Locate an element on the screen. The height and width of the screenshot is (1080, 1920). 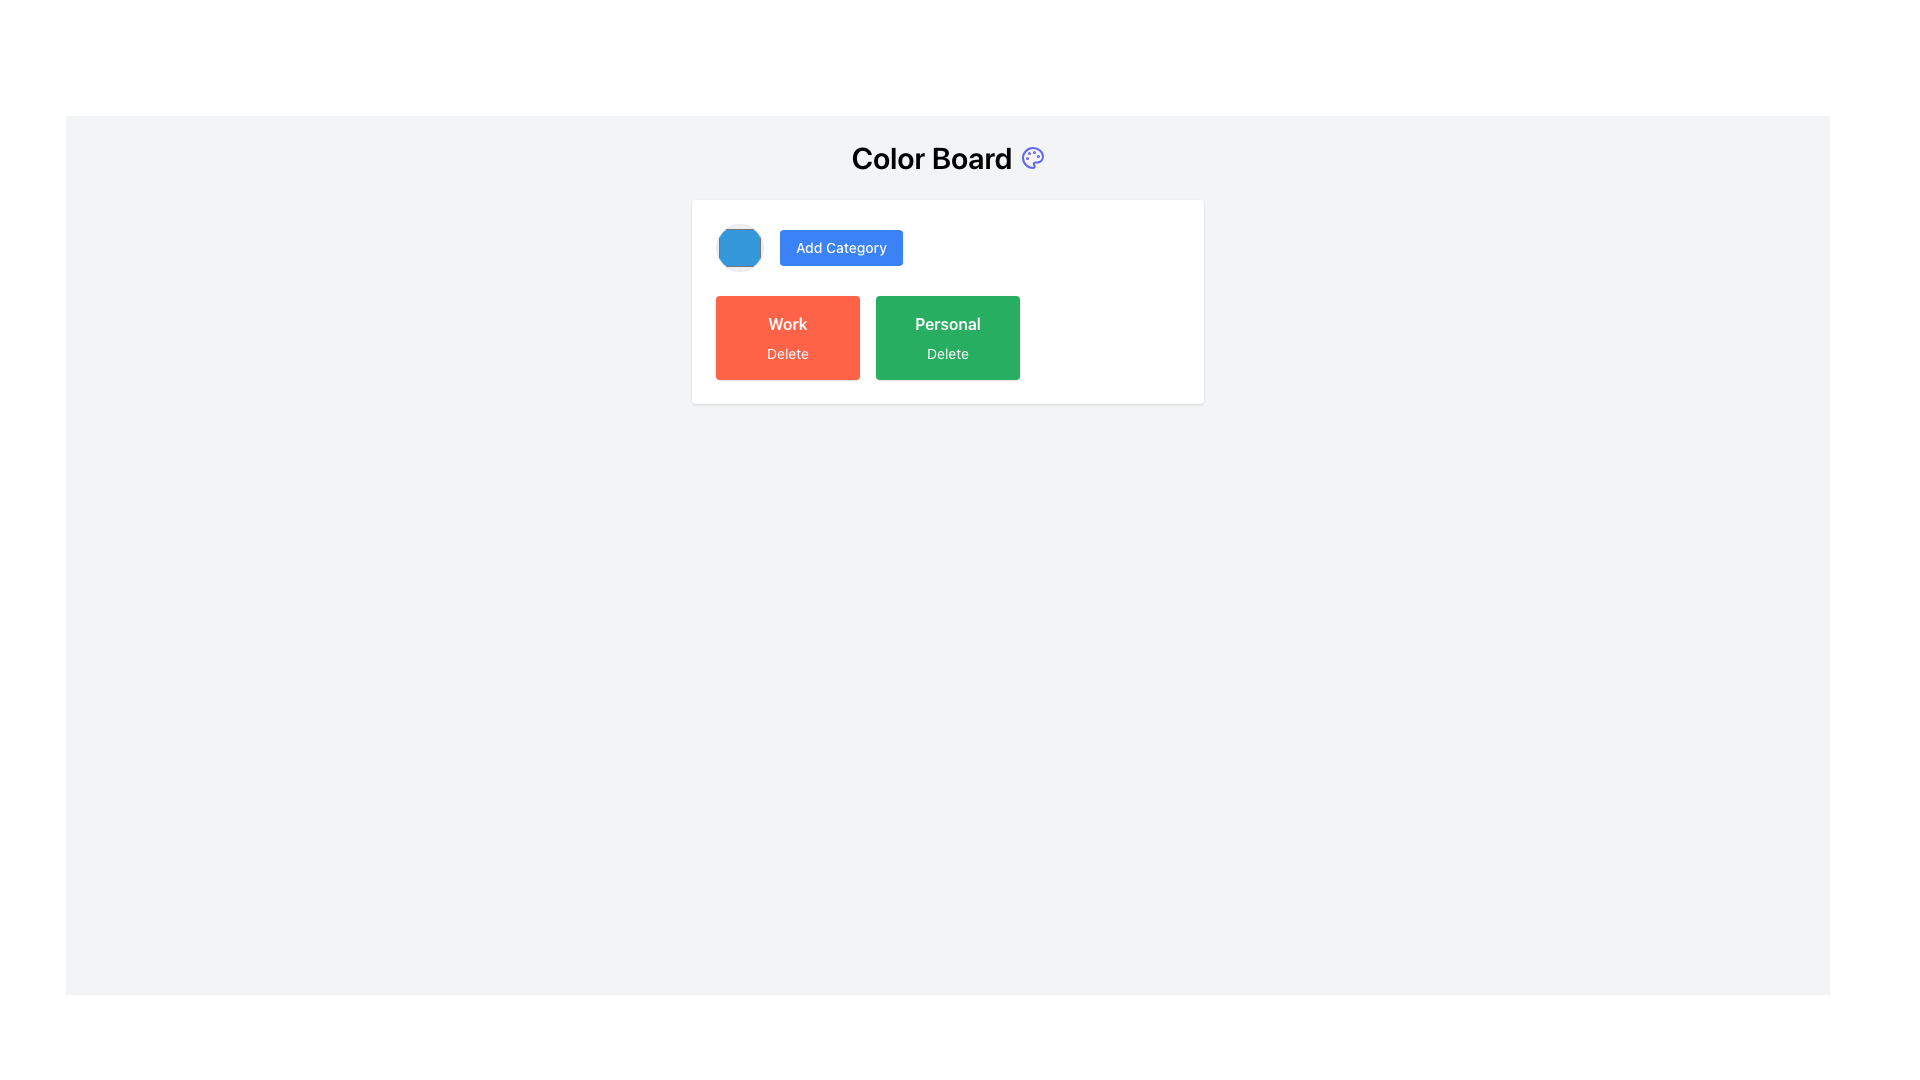
the 'Delete' label on the red-orange button with the title 'Work' is located at coordinates (786, 337).